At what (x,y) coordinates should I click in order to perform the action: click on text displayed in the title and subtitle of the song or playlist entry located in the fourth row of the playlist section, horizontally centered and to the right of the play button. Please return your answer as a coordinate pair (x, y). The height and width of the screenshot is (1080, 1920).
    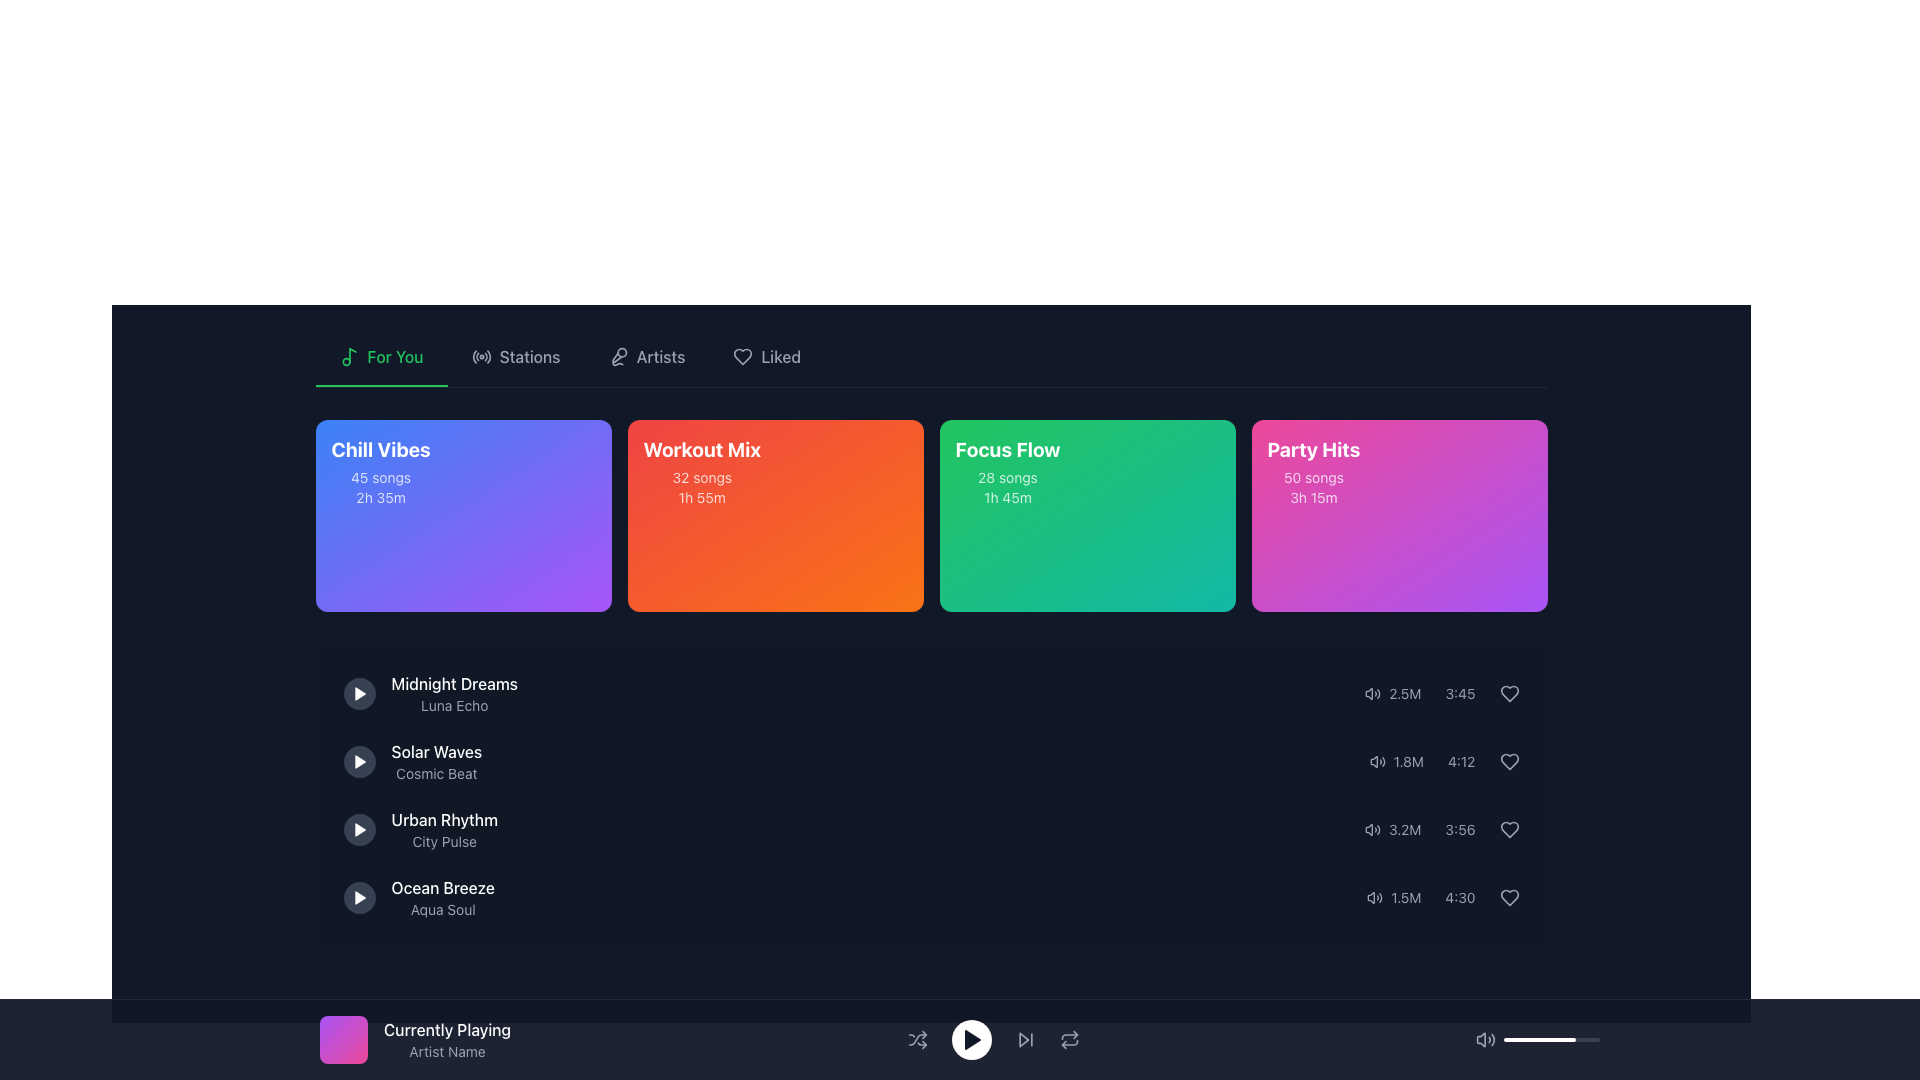
    Looking at the image, I should click on (442, 897).